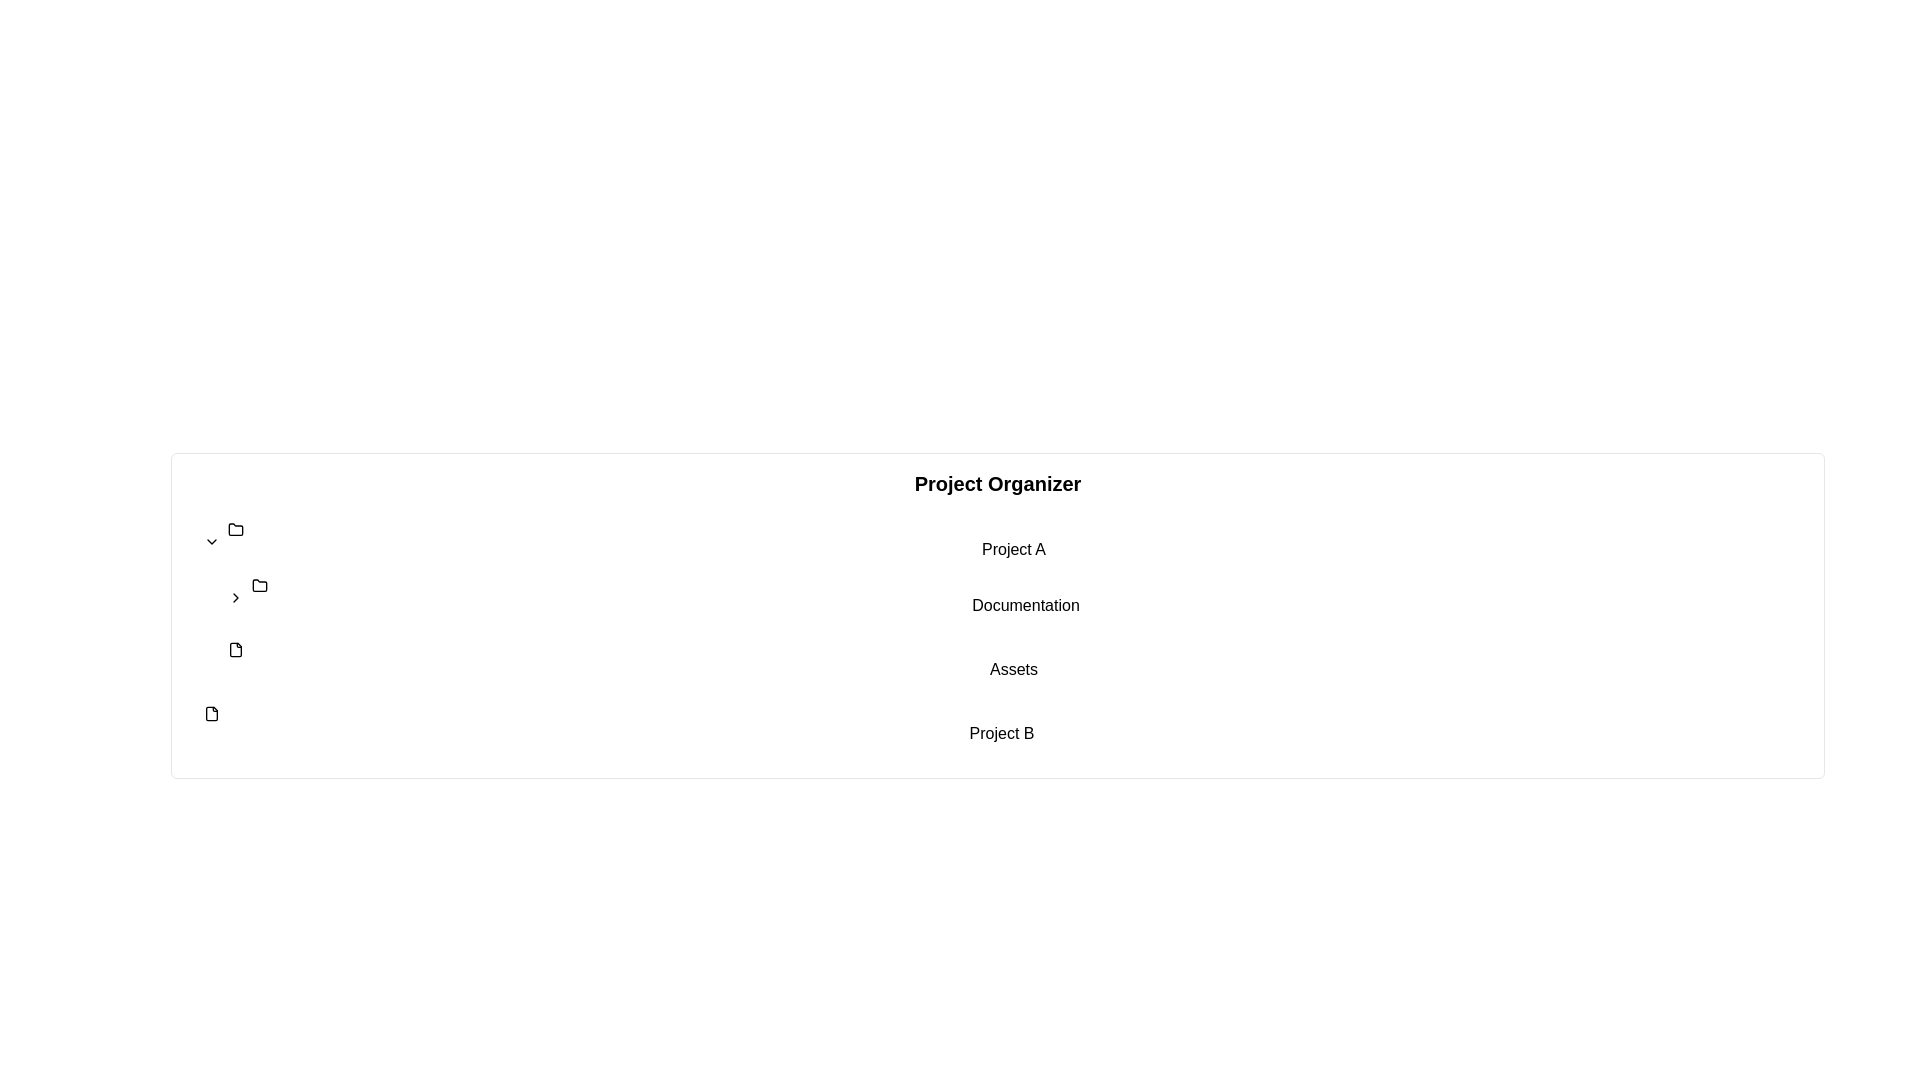  I want to click on the selectable text label for 'Project B', which is the last item in the list of projects and documents, so click(1002, 725).